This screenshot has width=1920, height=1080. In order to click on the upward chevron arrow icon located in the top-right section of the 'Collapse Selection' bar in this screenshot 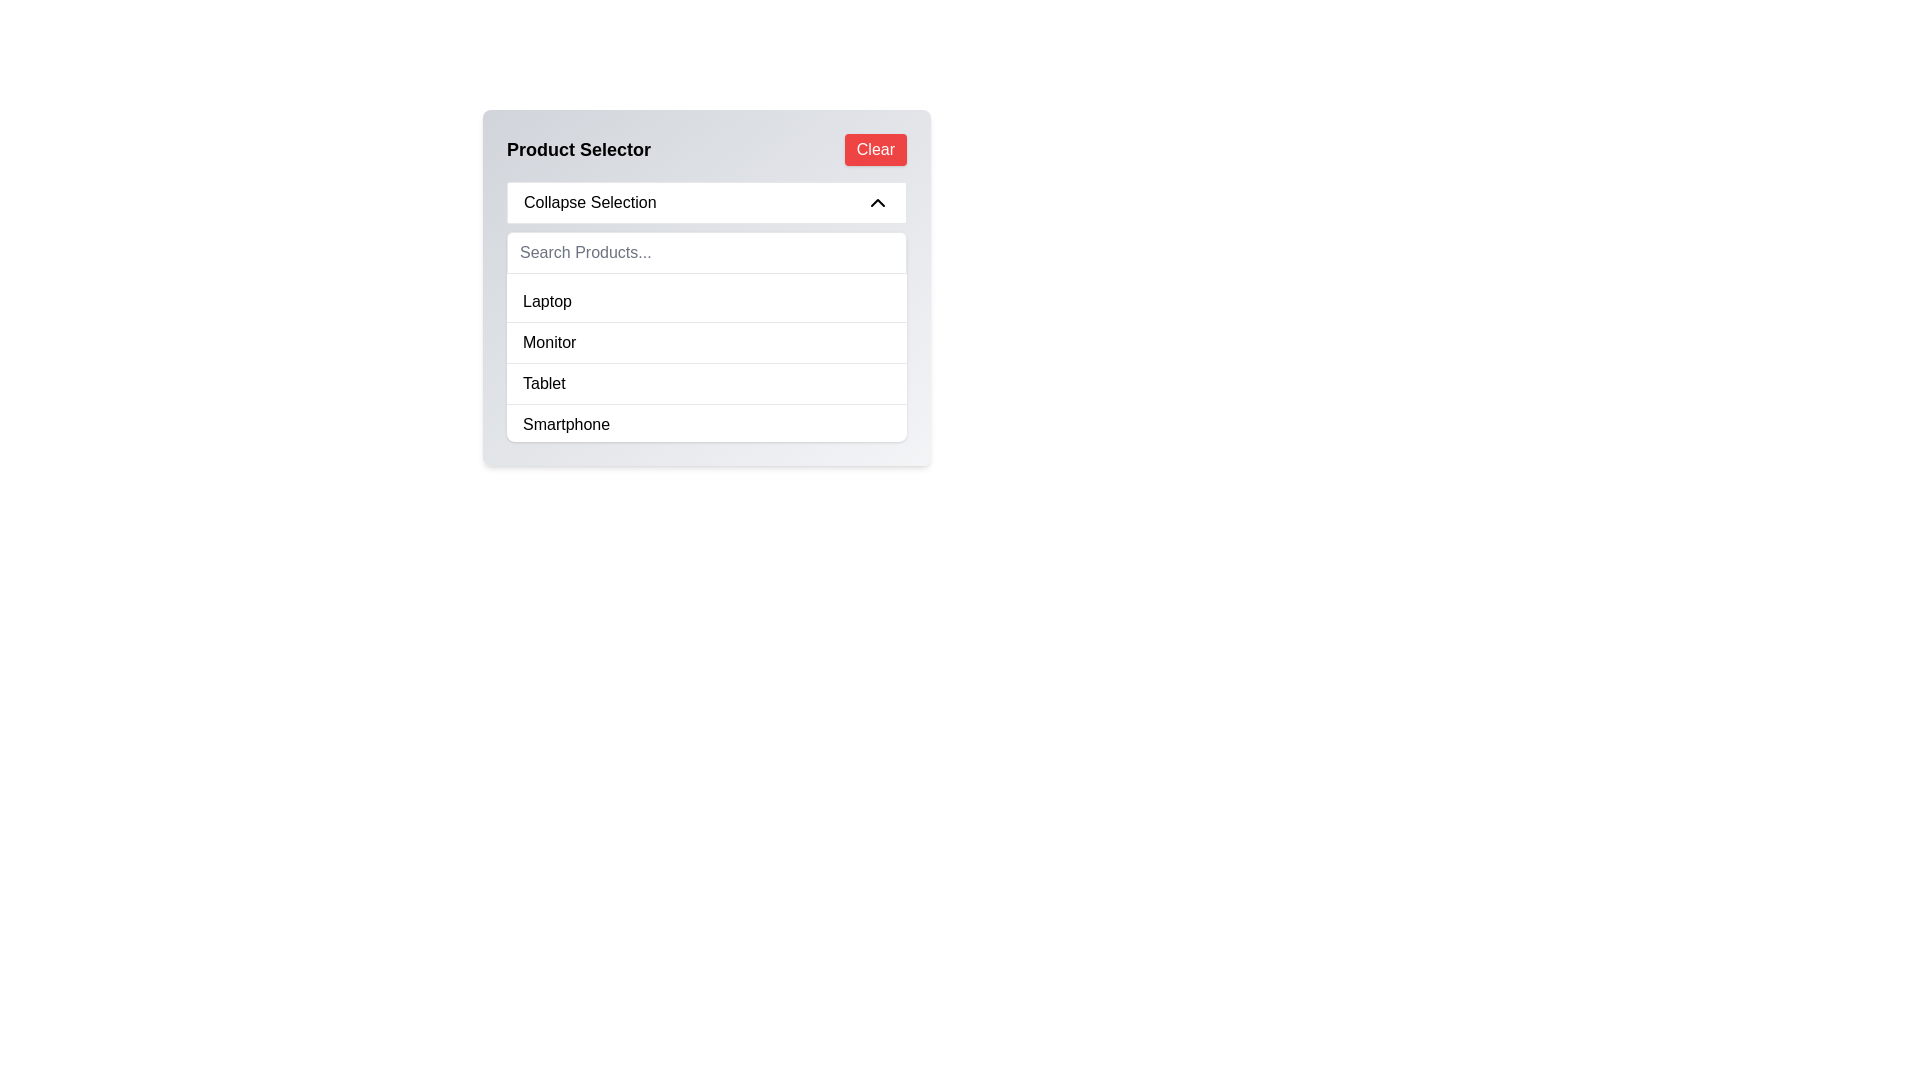, I will do `click(878, 203)`.